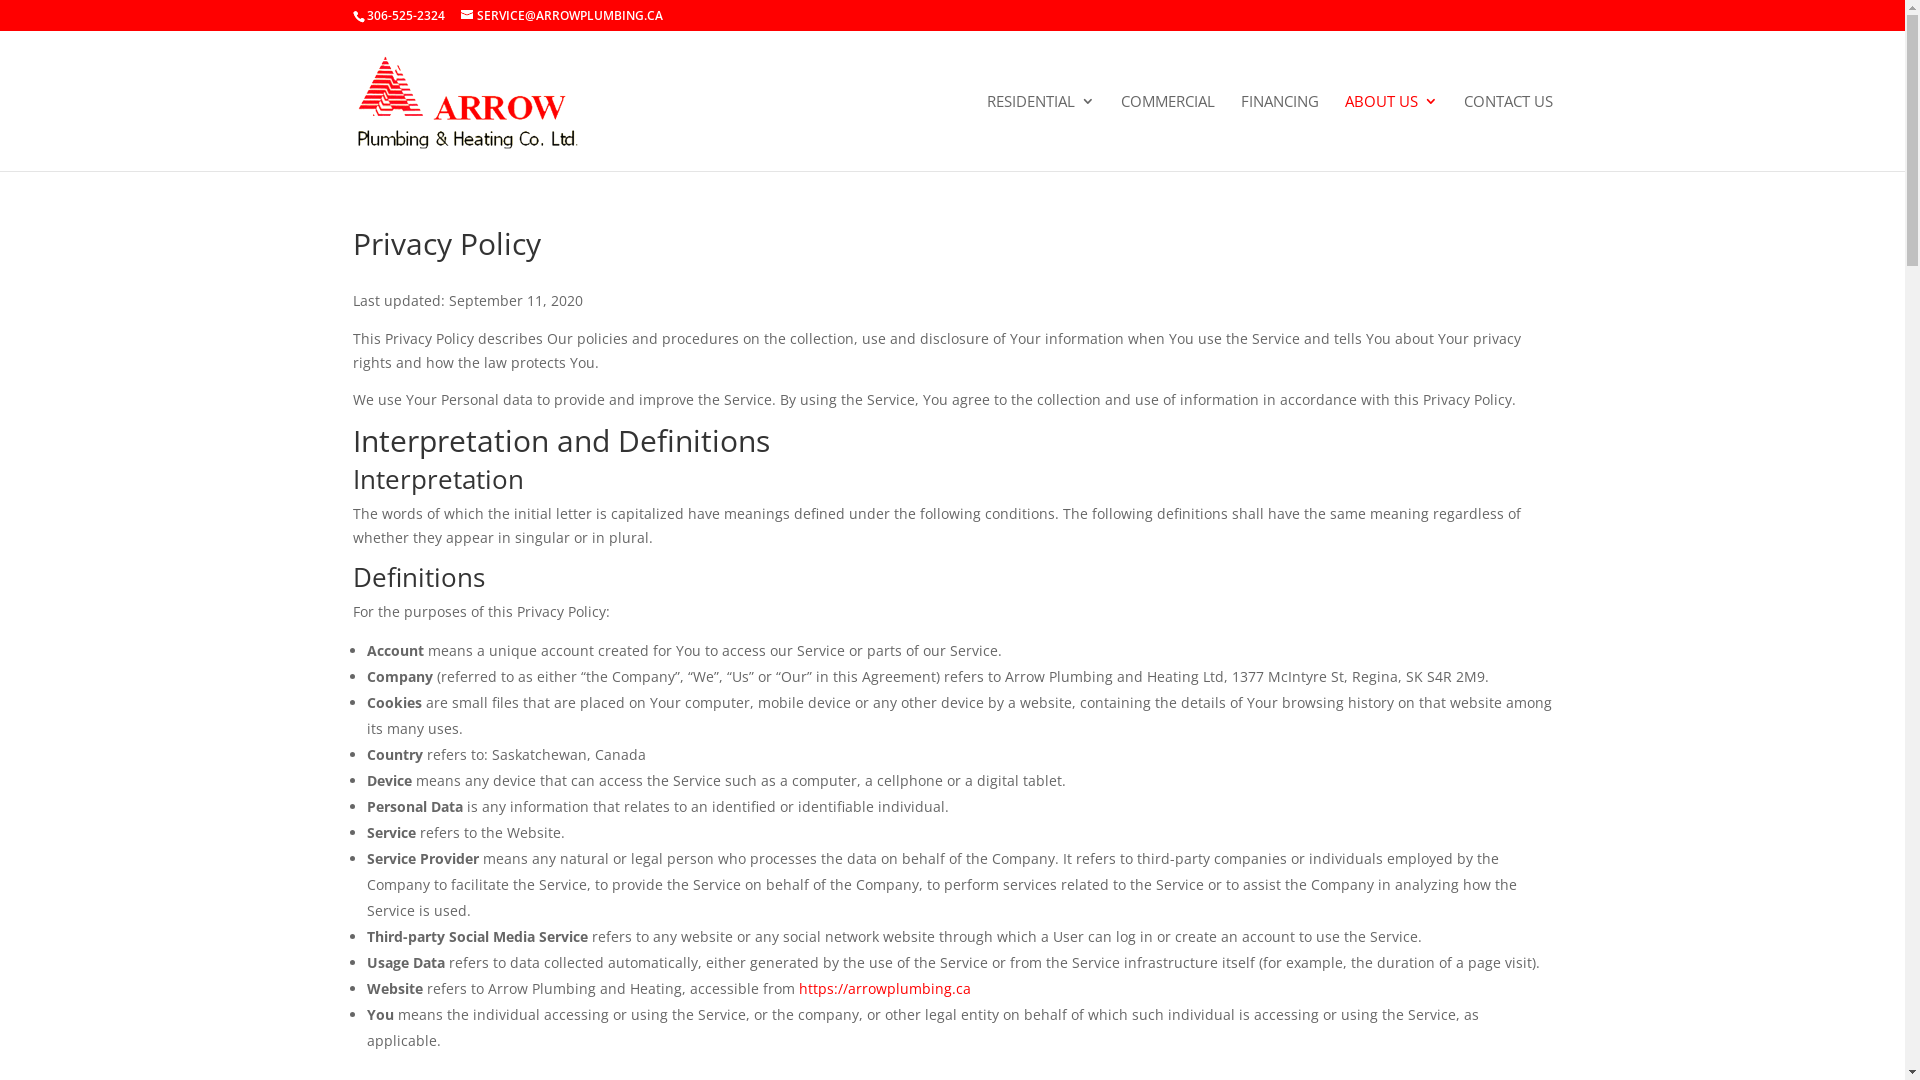  I want to click on 'COMMERCIAL', so click(1166, 132).